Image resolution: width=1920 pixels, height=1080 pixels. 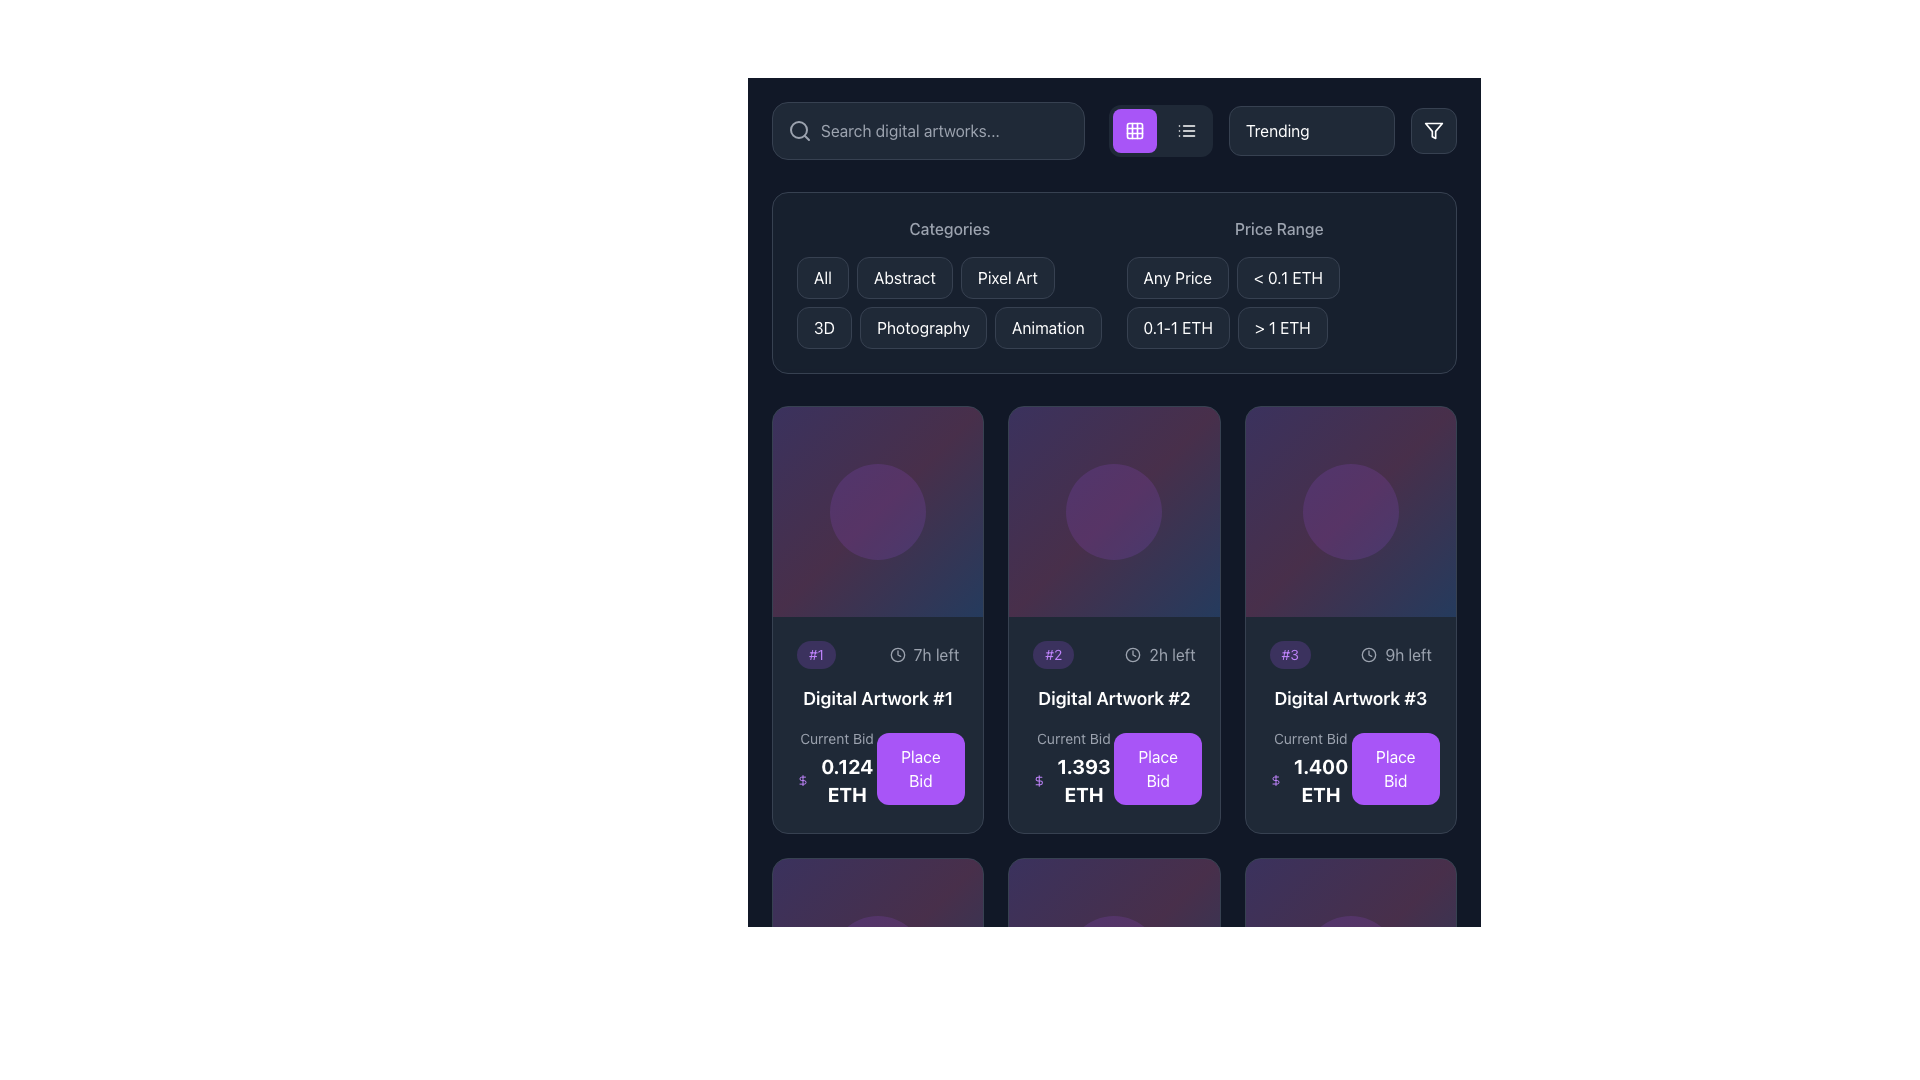 I want to click on the button labeled '0.1-1 ETH', which is the third button in the second row under the 'Price Range' section, so click(x=1178, y=326).